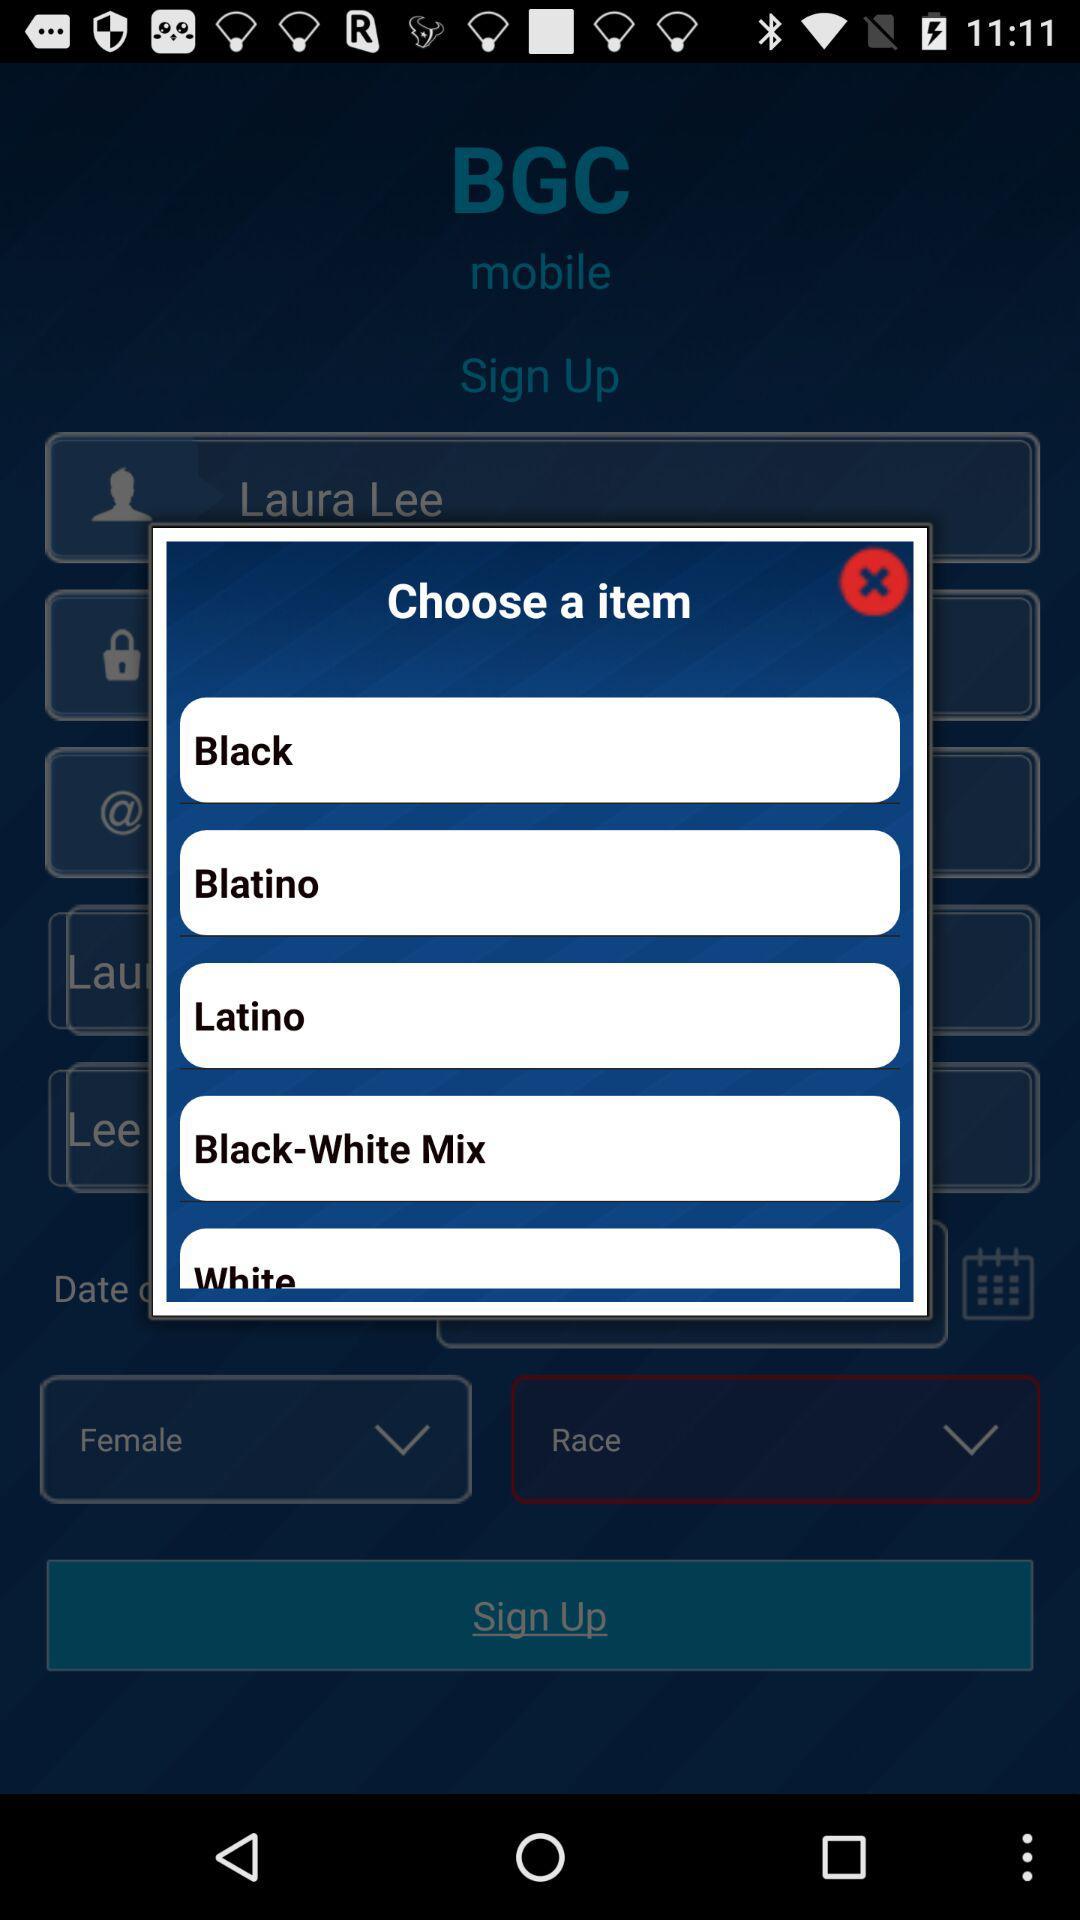  I want to click on icon to the right of the choose a item, so click(873, 579).